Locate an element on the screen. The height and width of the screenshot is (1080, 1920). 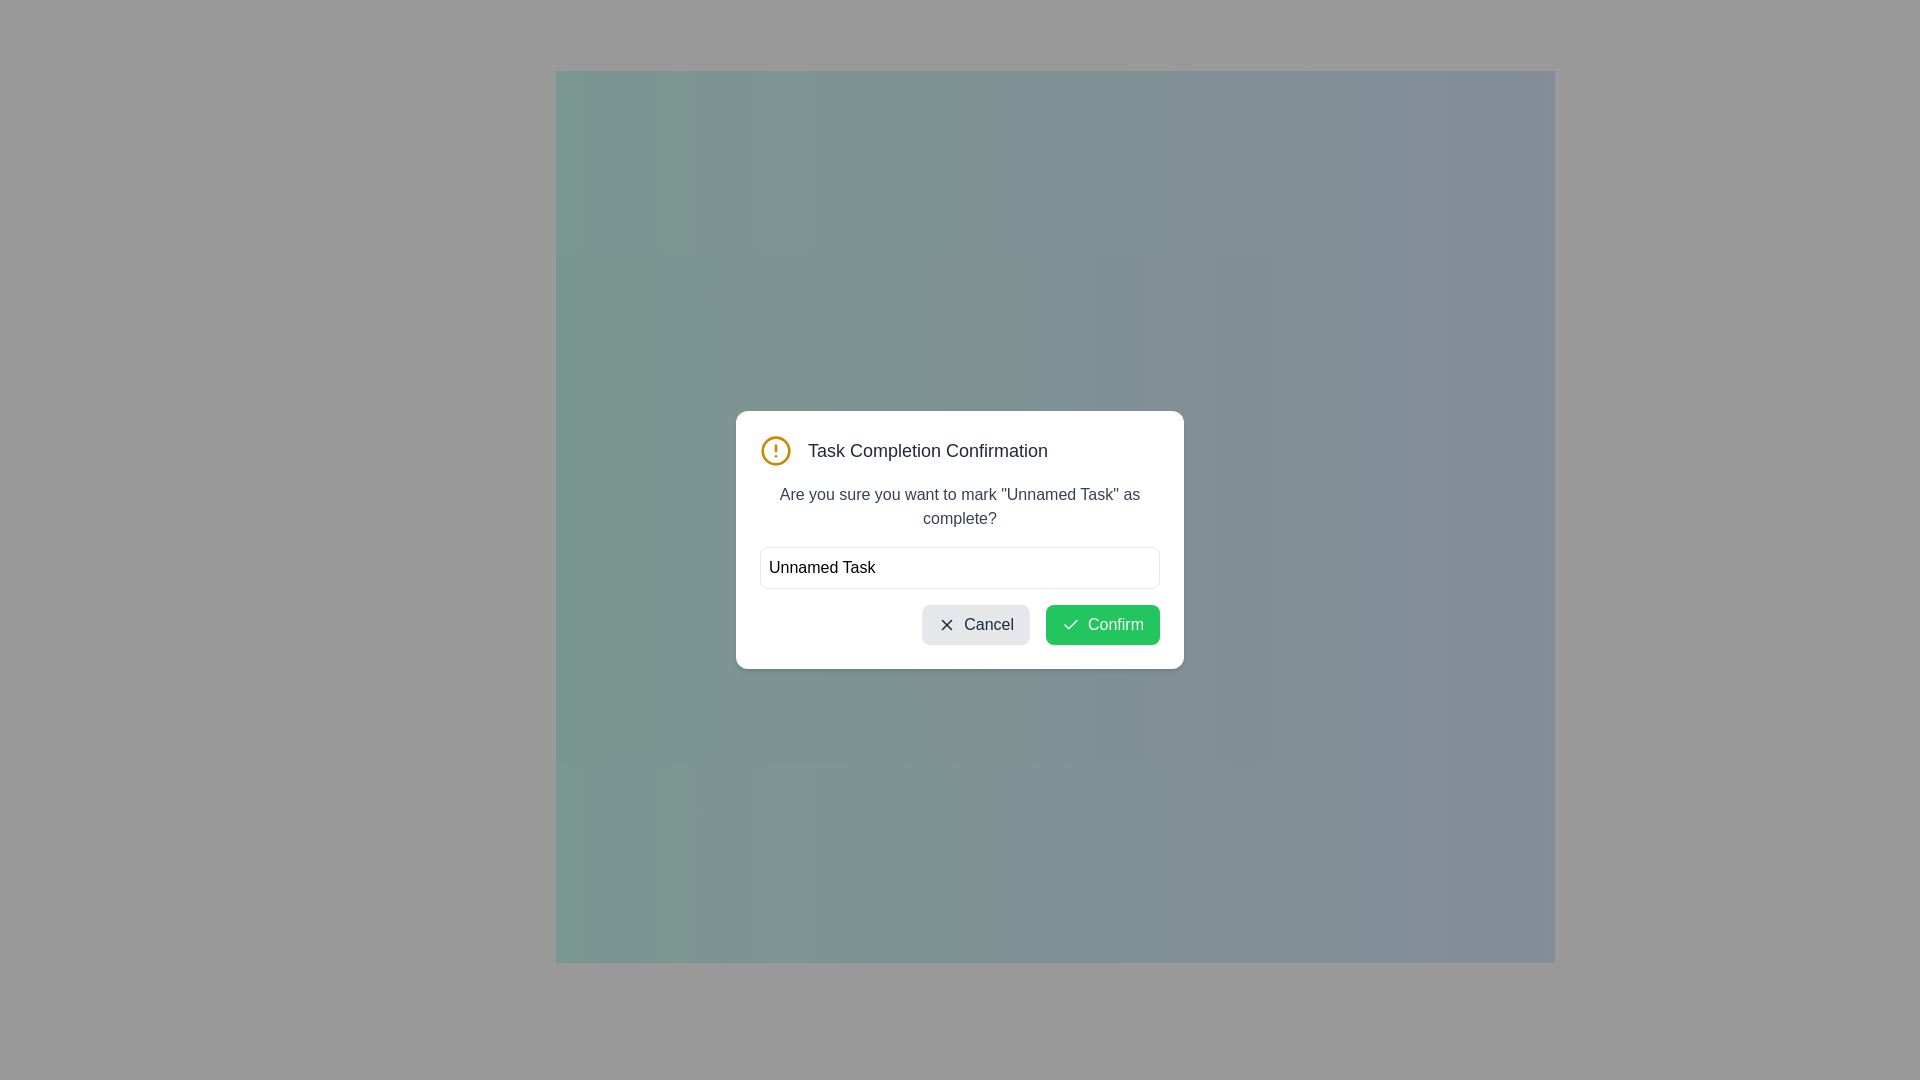
the 'Cancel' button located at the bottom right section of the 'Task Completion Confirmation' dialog box, directly below the 'Unnamed Task' input field is located at coordinates (960, 623).